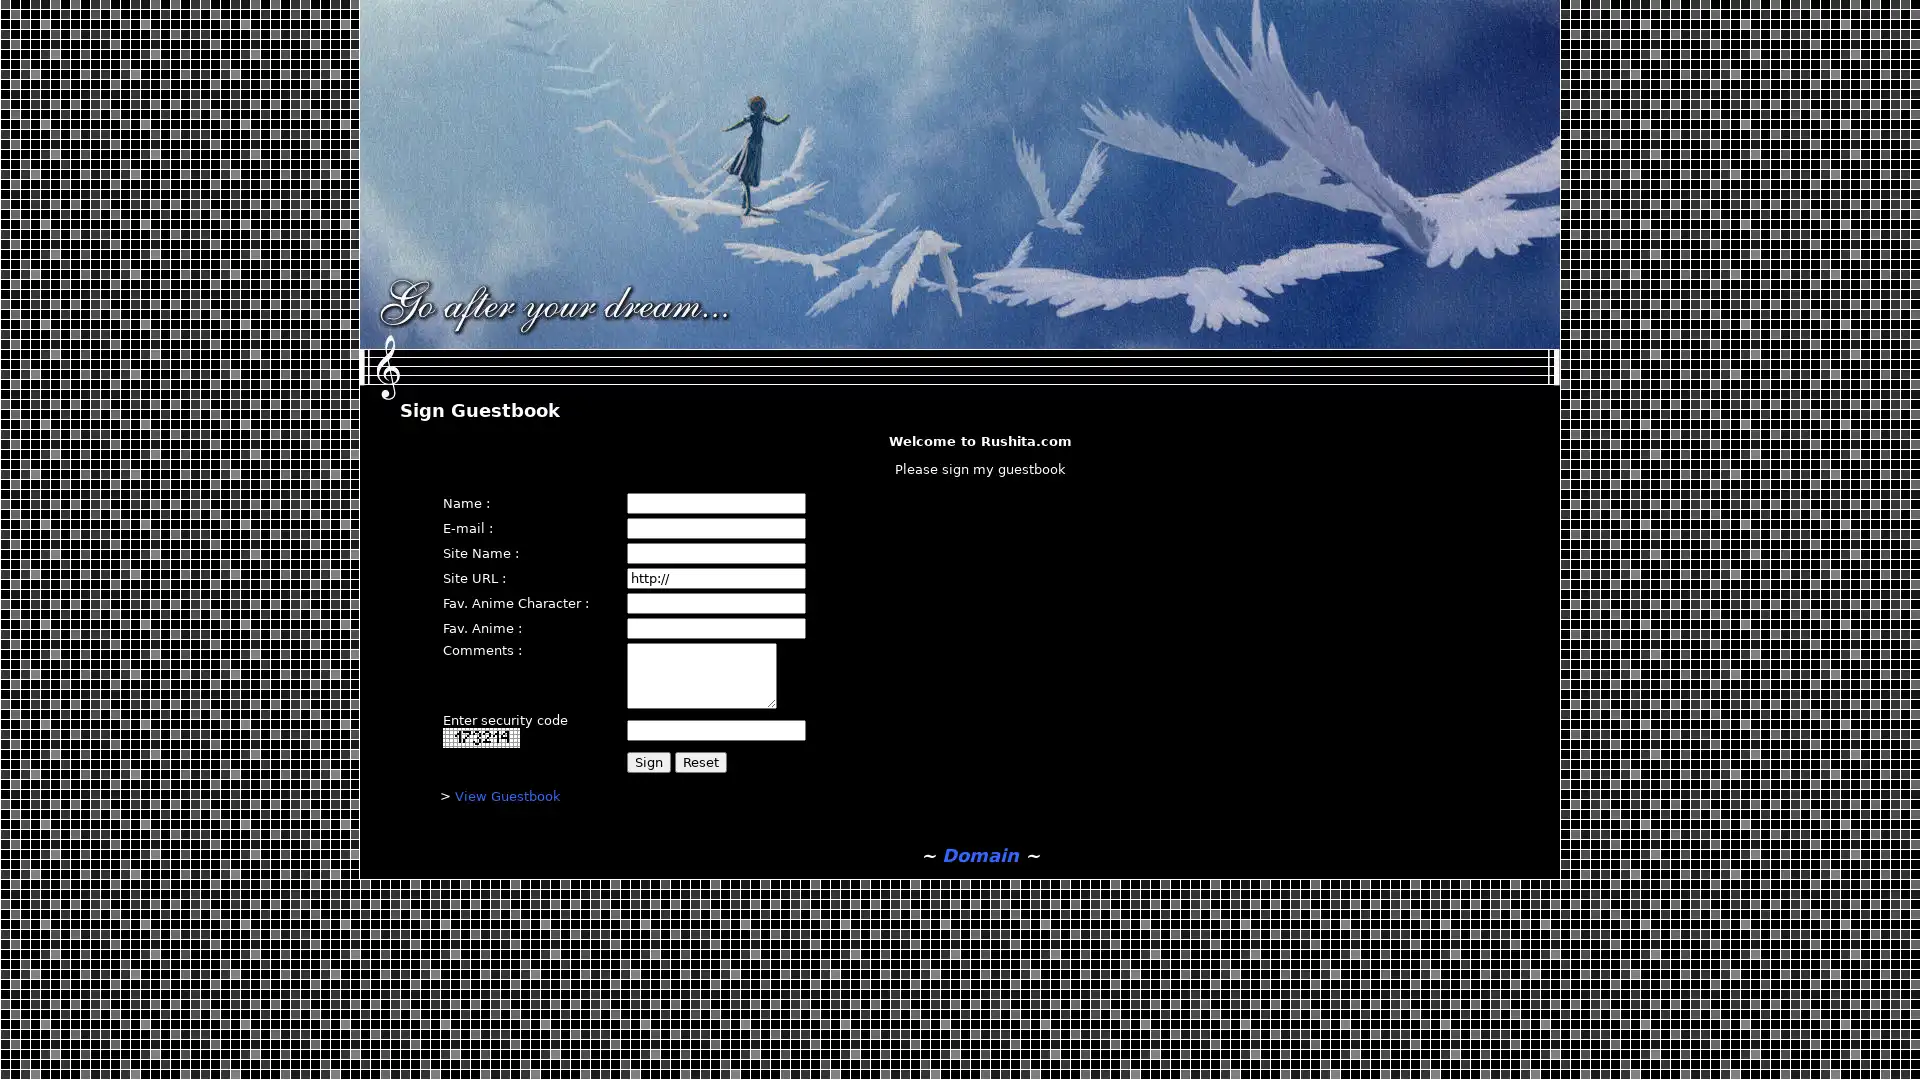 Image resolution: width=1920 pixels, height=1080 pixels. What do you see at coordinates (700, 762) in the screenshot?
I see `Reset` at bounding box center [700, 762].